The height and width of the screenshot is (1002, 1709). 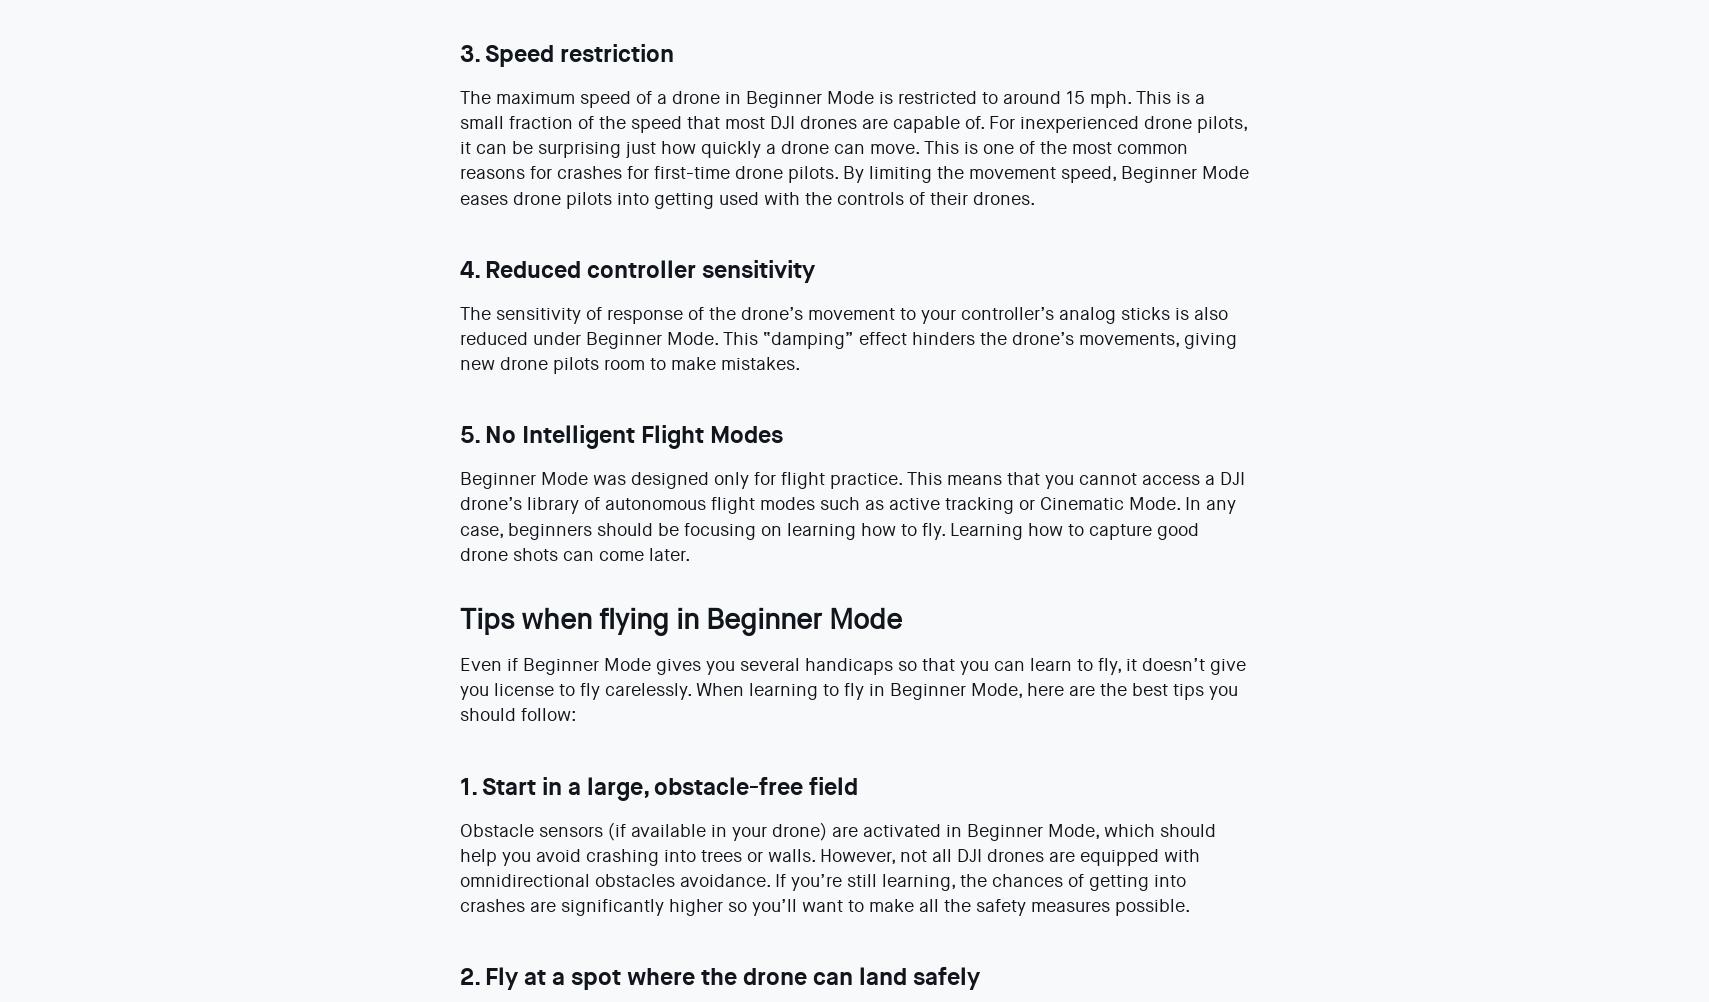 I want to click on '3. Speed restriction', so click(x=565, y=53).